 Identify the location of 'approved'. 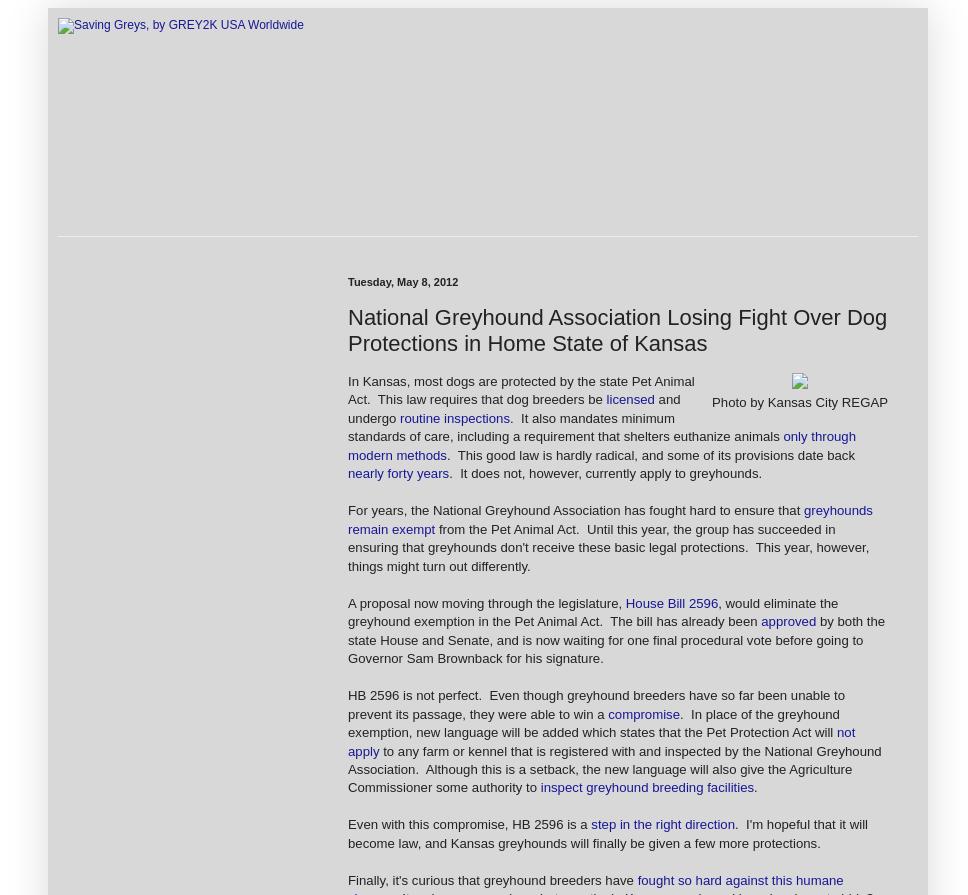
(761, 620).